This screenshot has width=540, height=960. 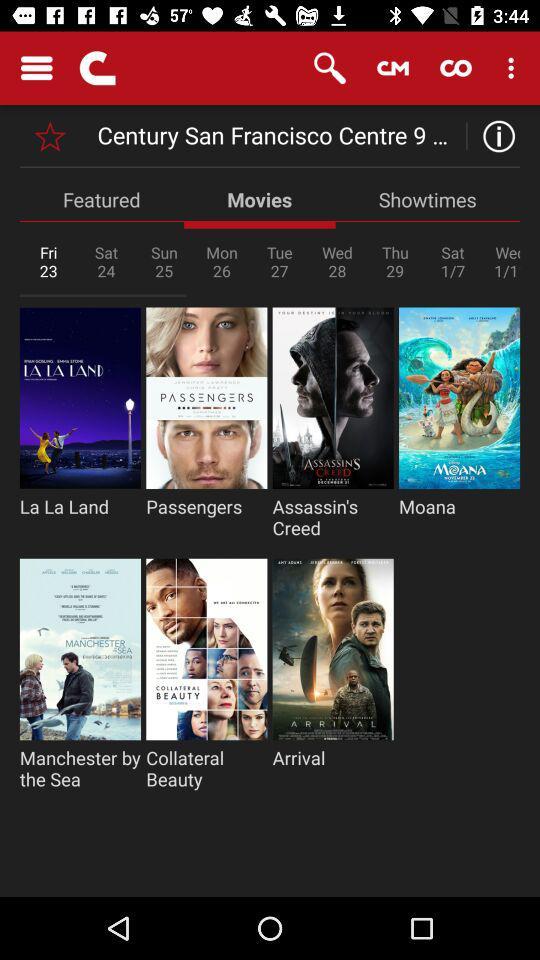 I want to click on the info icon, so click(x=492, y=135).